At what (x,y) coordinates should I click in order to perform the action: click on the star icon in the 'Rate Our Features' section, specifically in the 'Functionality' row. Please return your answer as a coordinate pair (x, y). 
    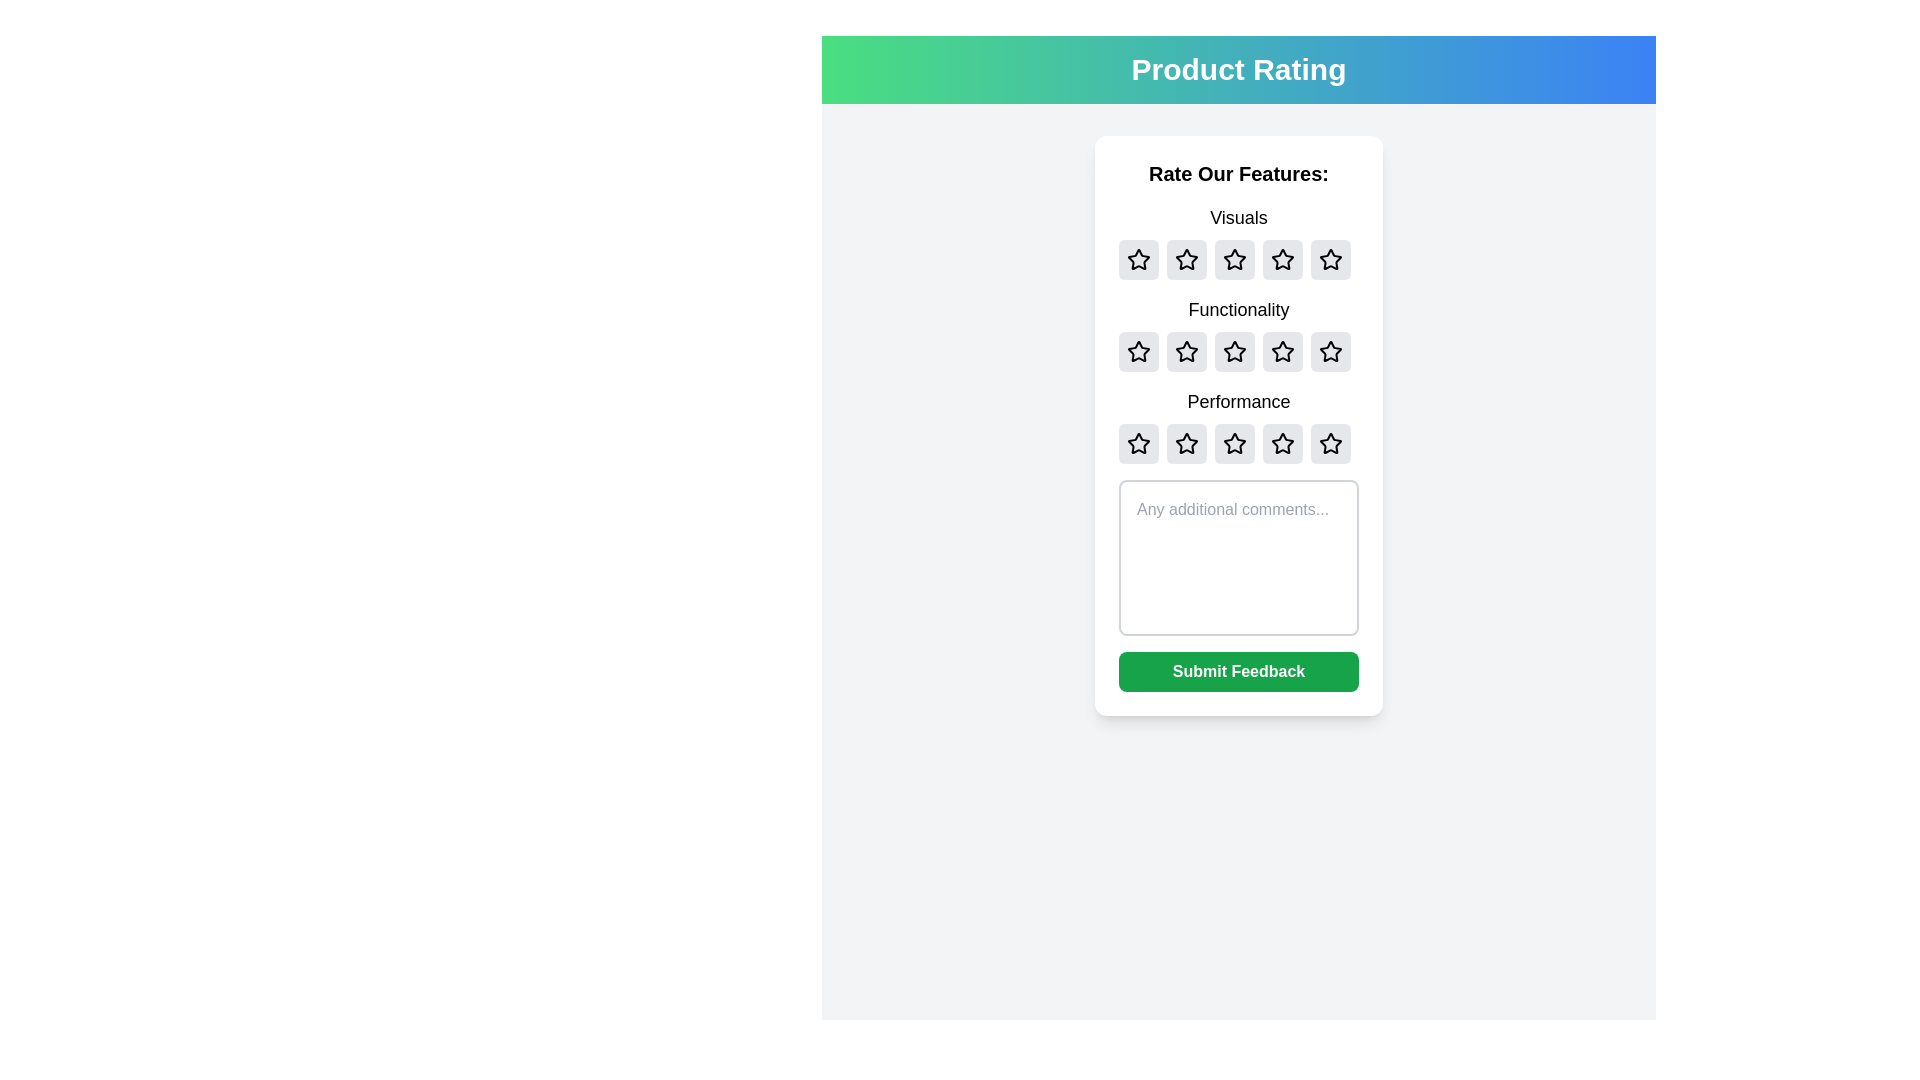
    Looking at the image, I should click on (1138, 350).